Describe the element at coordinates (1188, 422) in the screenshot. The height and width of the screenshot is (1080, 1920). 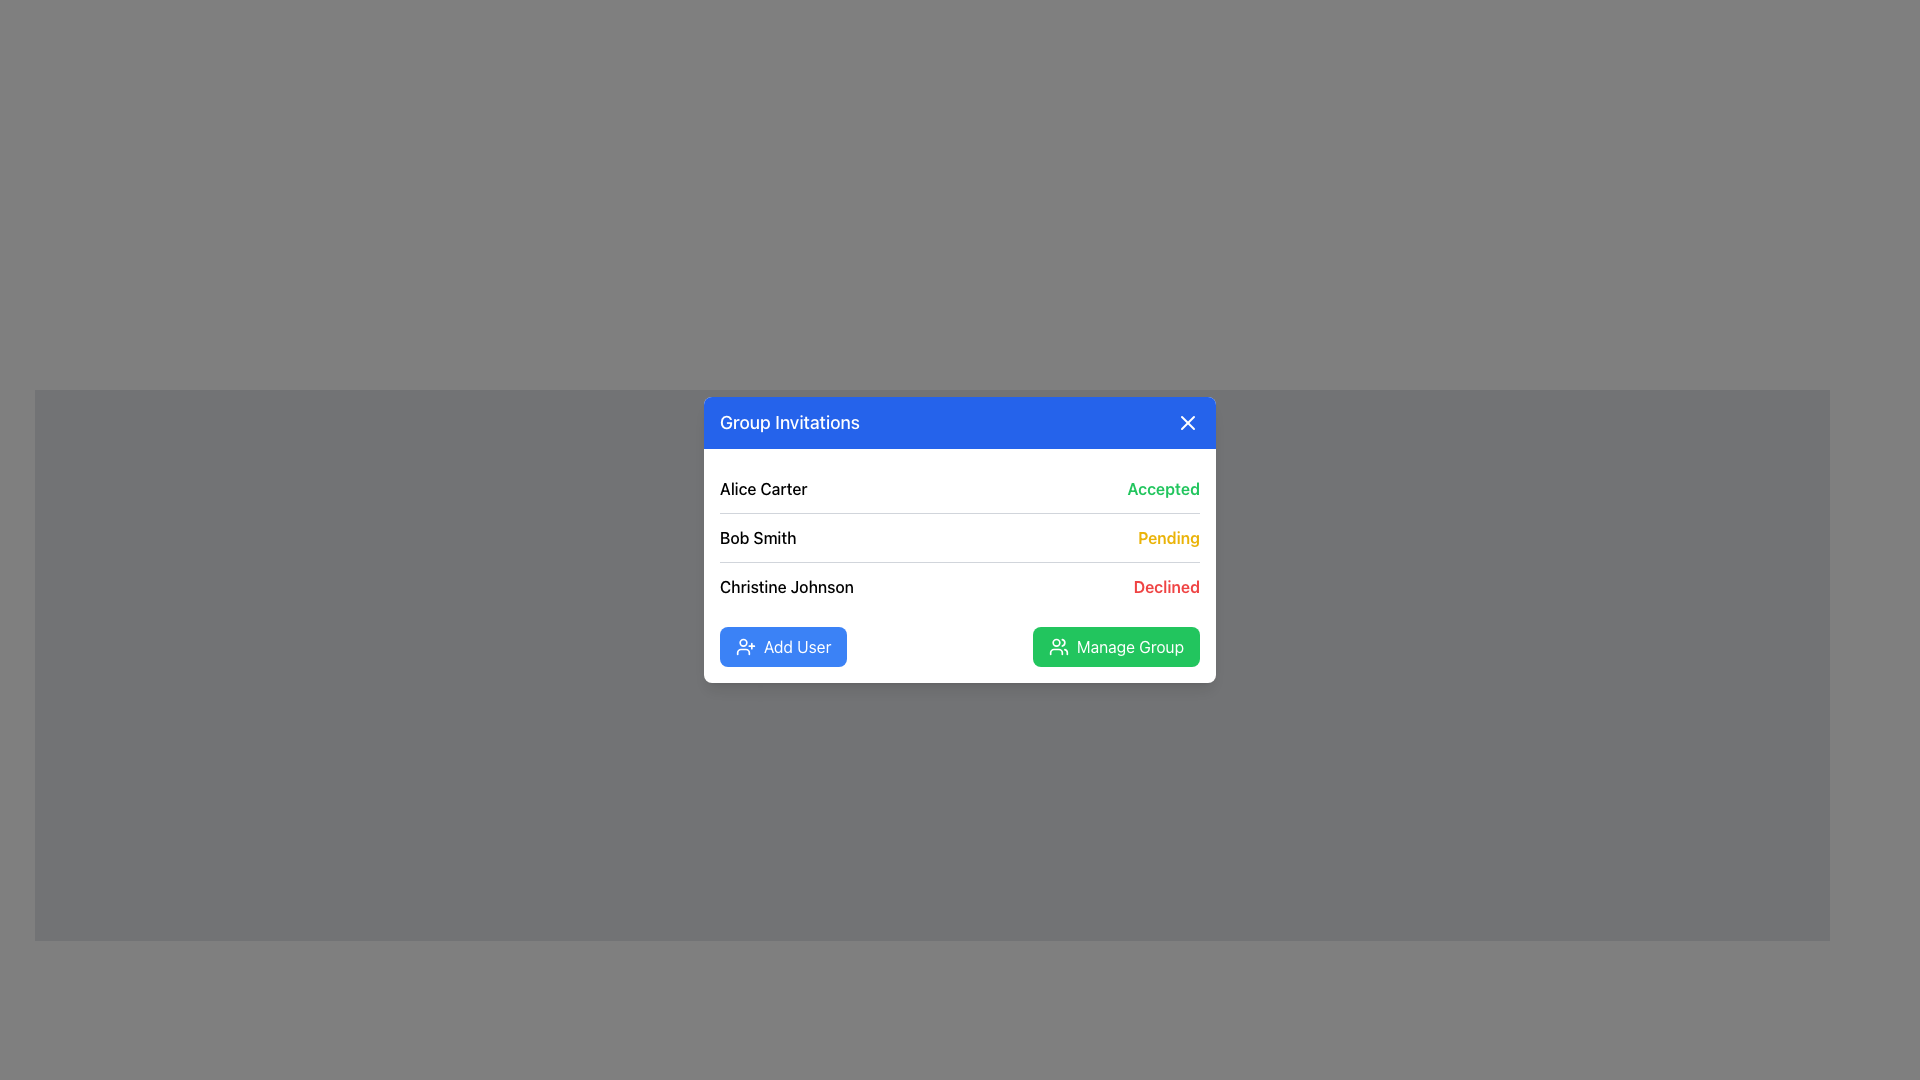
I see `the circular close button with an 'X' icon located at the top-right corner of the 'Group Invitations' dialog` at that location.